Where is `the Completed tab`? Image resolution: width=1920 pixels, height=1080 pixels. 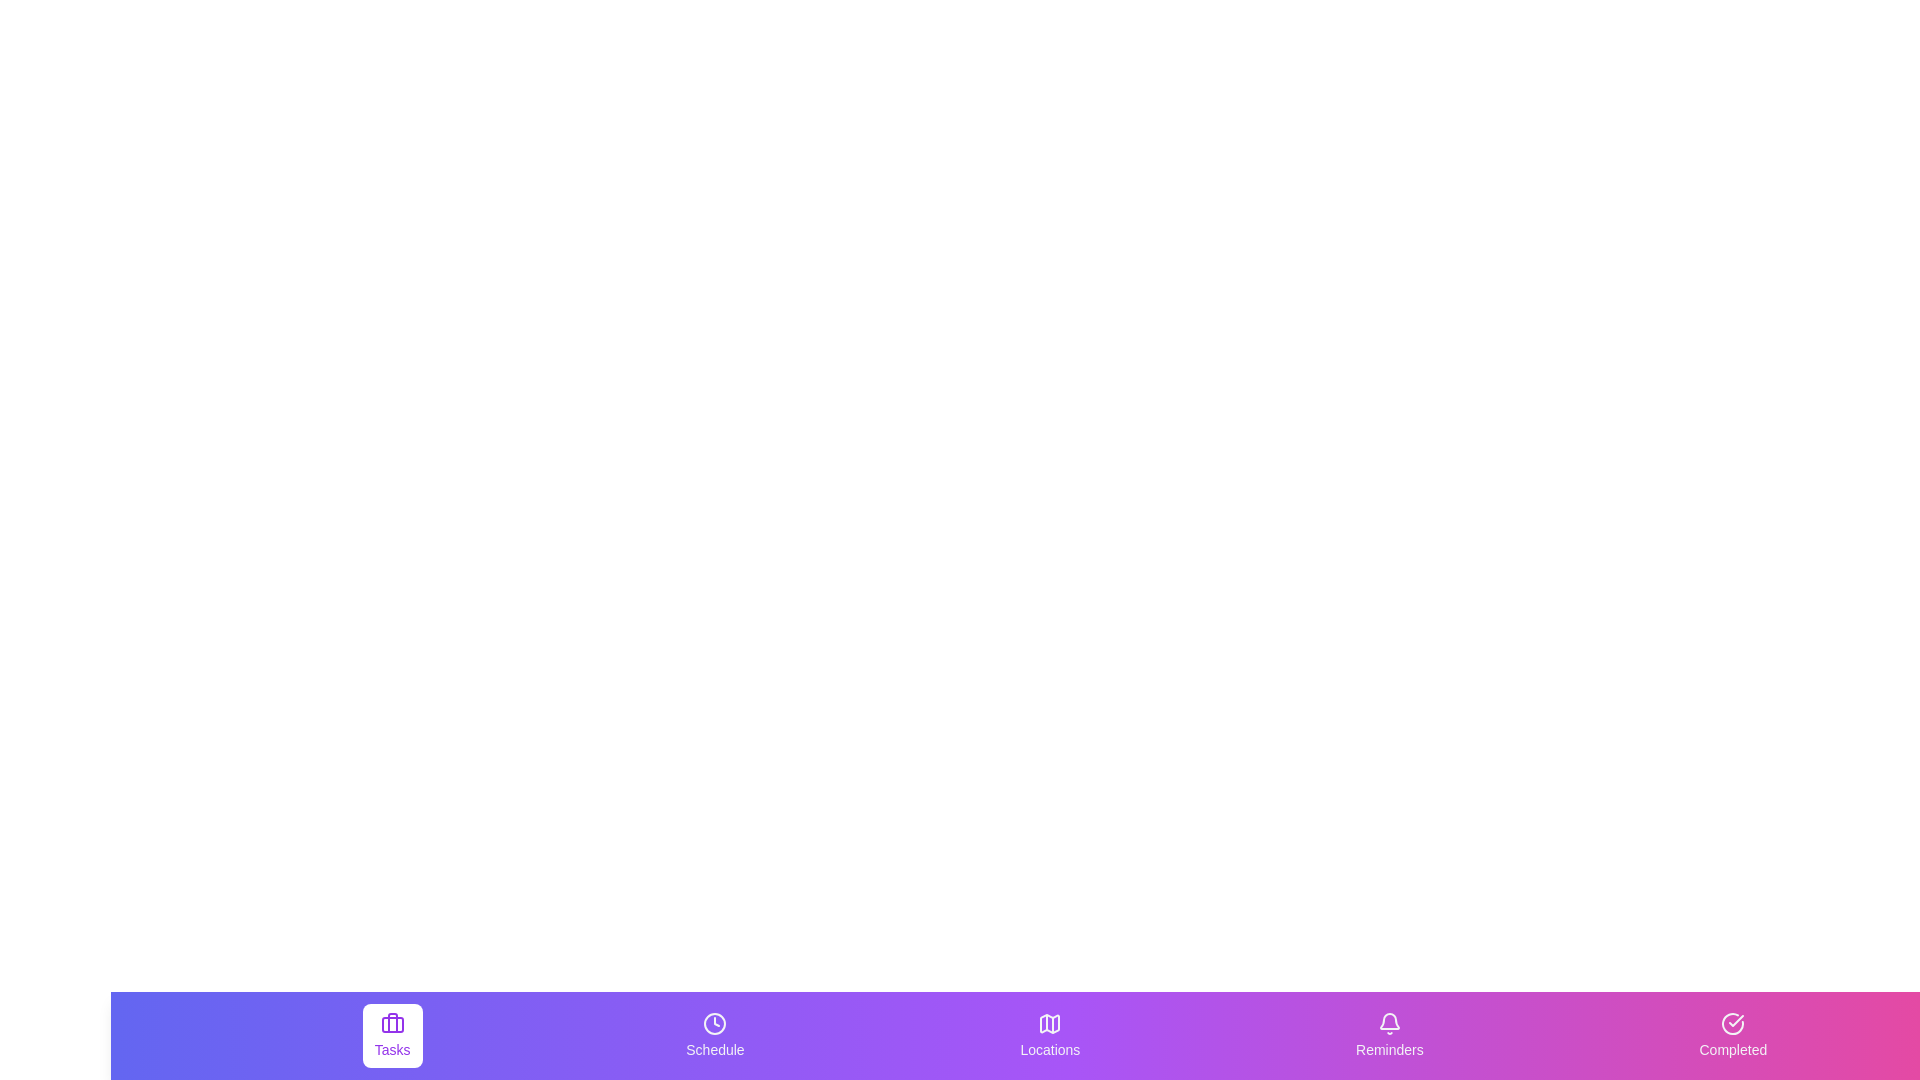 the Completed tab is located at coordinates (1732, 1035).